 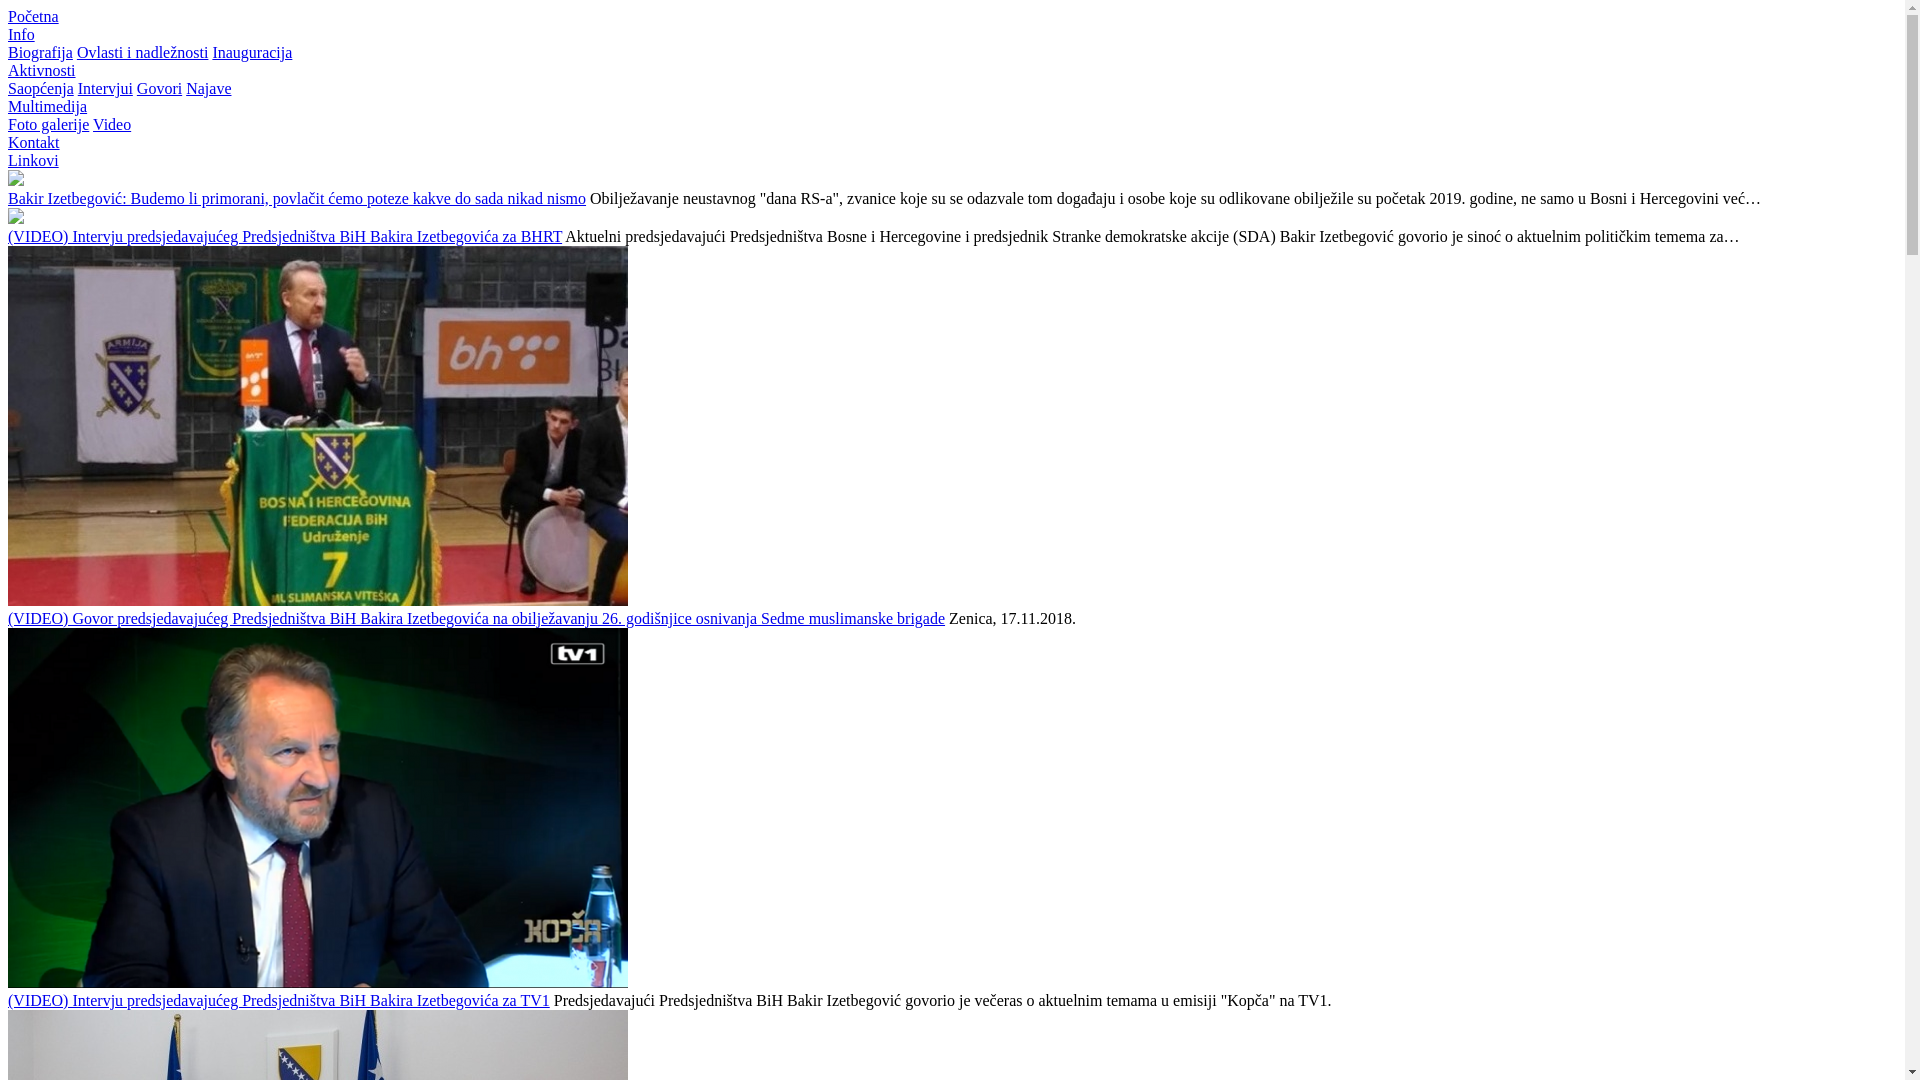 I want to click on 'Govori', so click(x=136, y=87).